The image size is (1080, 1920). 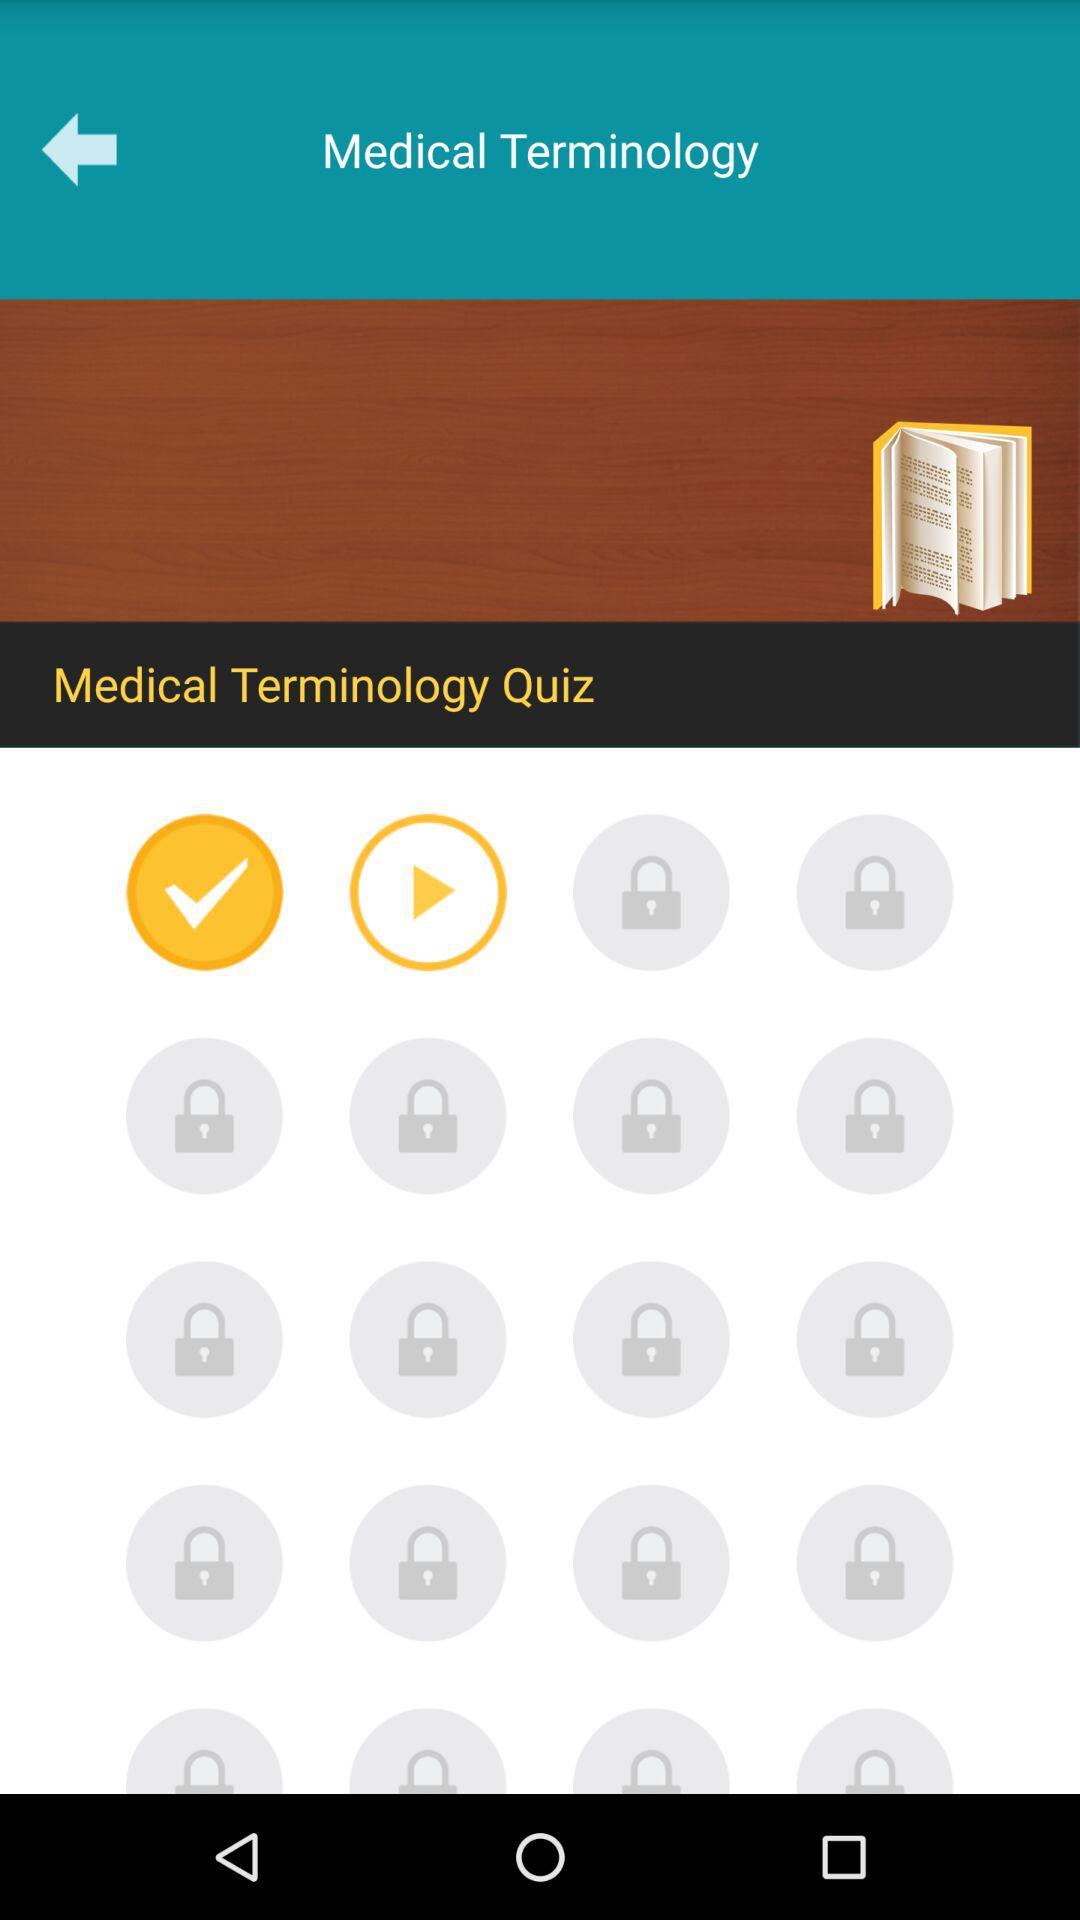 What do you see at coordinates (204, 891) in the screenshot?
I see `done` at bounding box center [204, 891].